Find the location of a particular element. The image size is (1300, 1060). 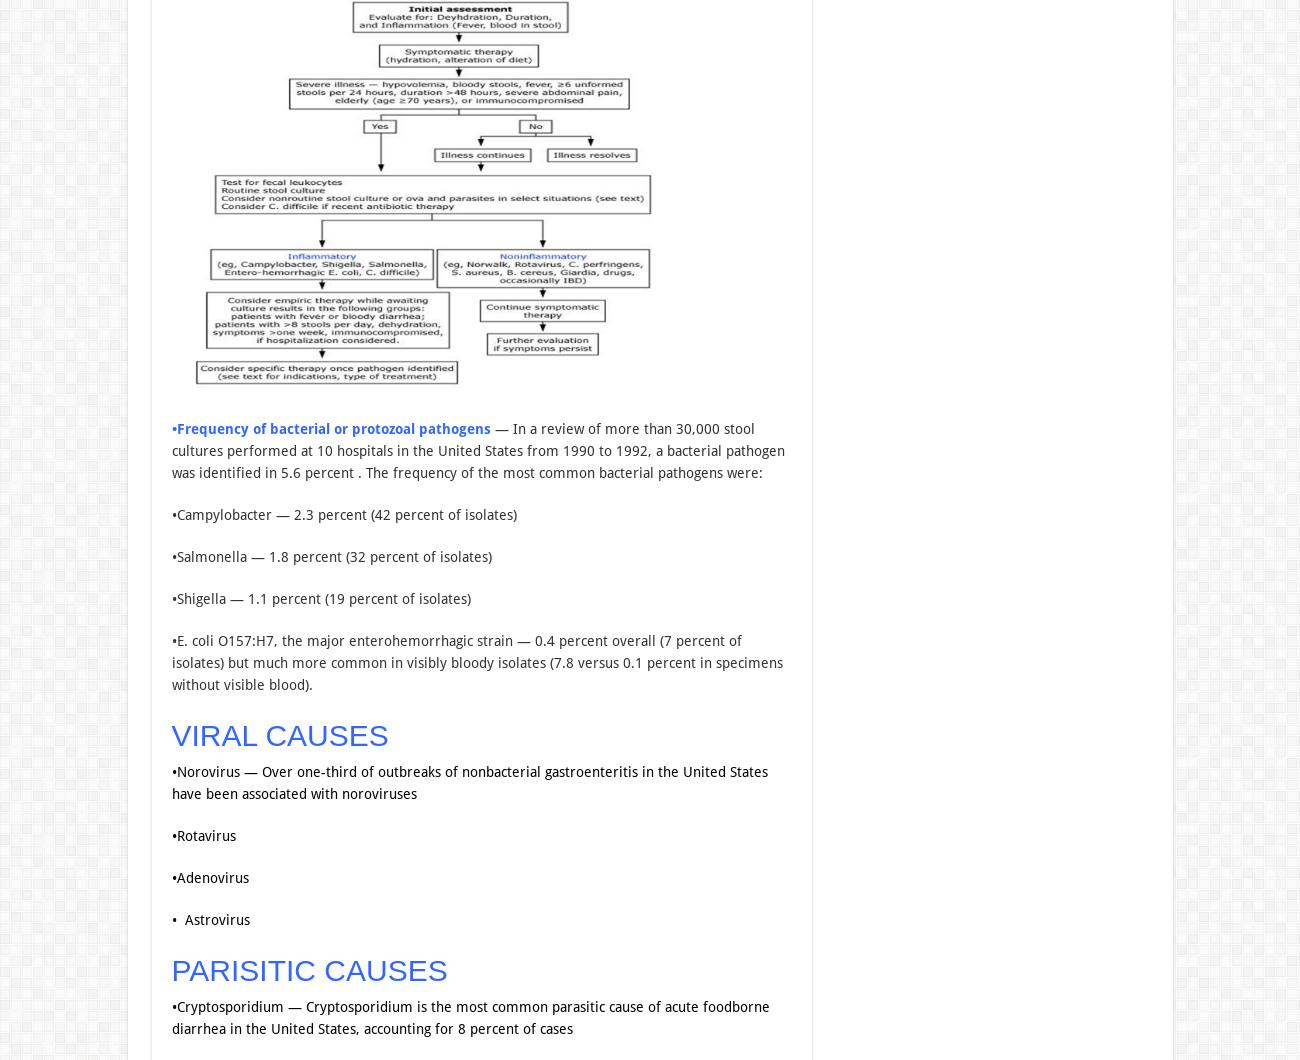

'•Frequency of bacterial or protozoal pathogens' is located at coordinates (170, 427).